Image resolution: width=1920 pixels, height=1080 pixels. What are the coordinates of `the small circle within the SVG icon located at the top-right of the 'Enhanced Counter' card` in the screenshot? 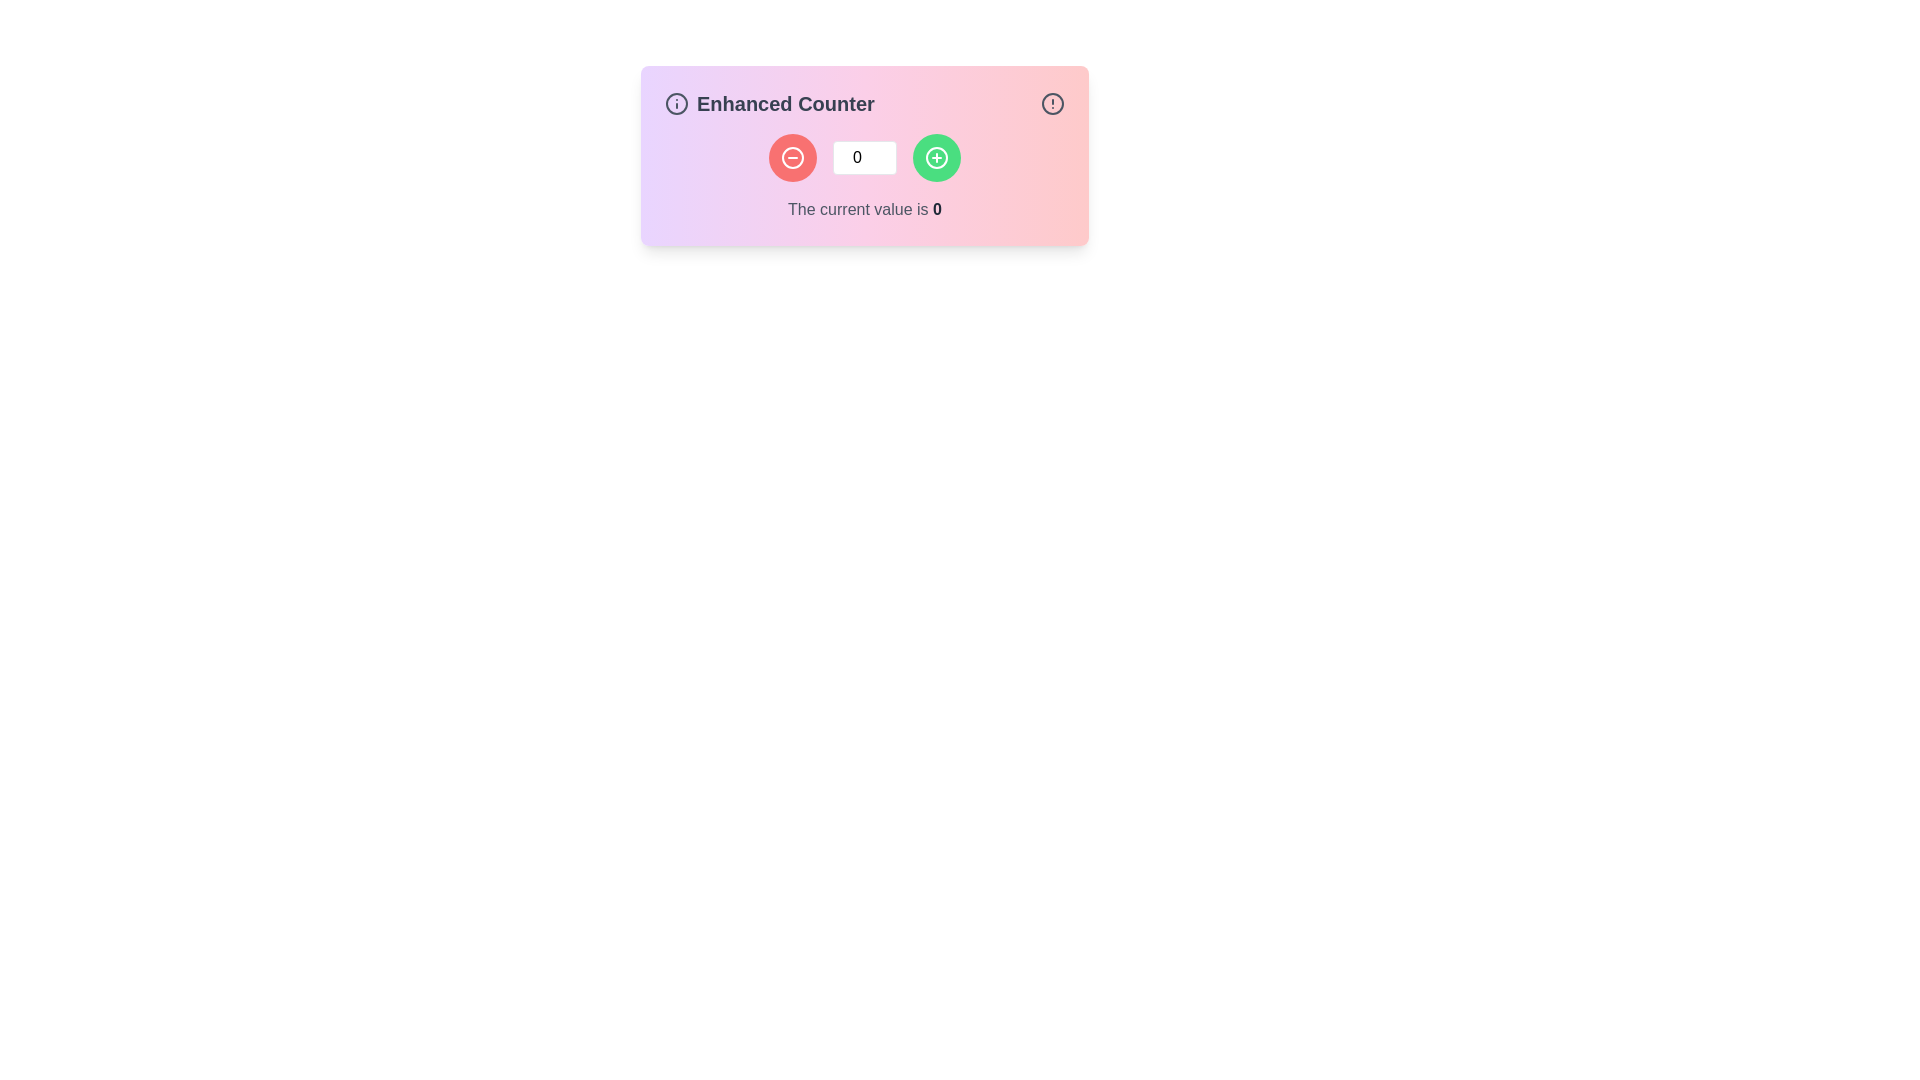 It's located at (676, 104).